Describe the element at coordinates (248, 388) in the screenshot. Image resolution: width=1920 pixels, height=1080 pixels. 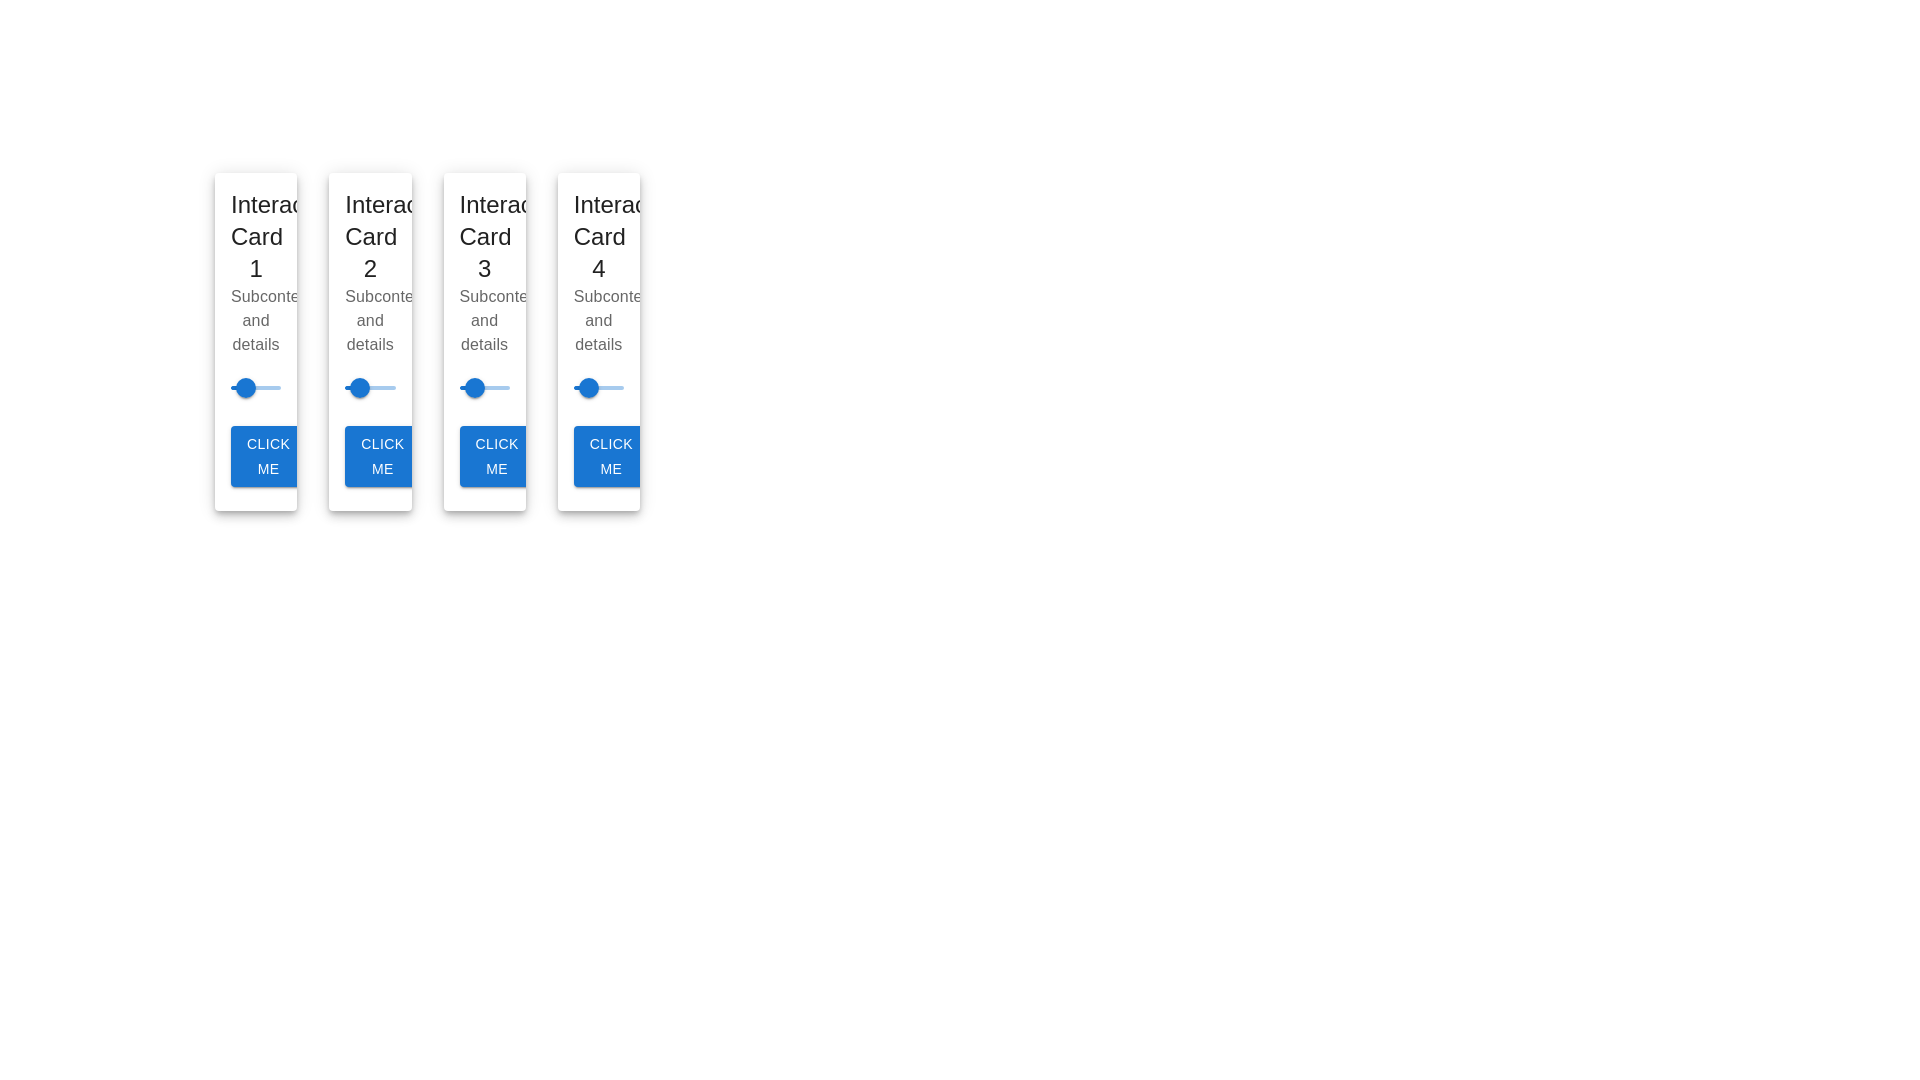
I see `the slider value` at that location.